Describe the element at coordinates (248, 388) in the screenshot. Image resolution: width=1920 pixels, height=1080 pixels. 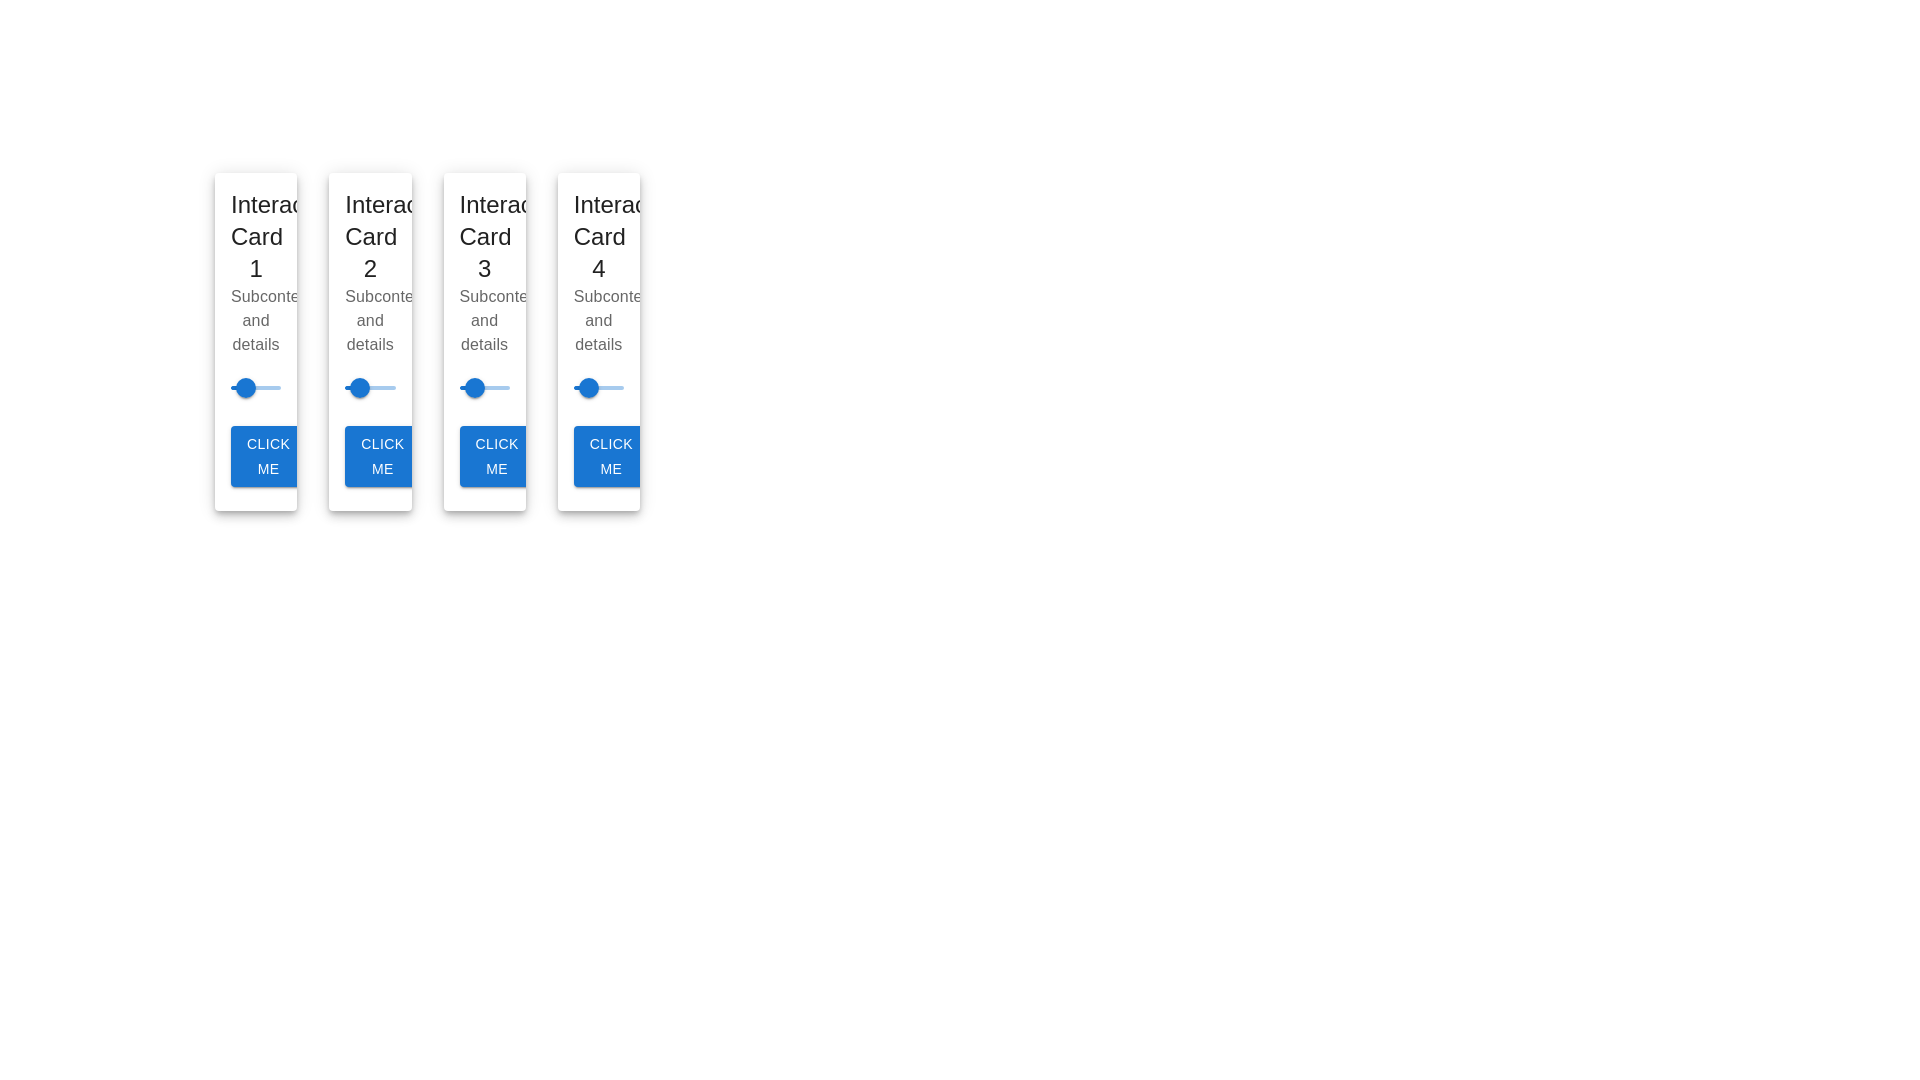
I see `the slider value` at that location.